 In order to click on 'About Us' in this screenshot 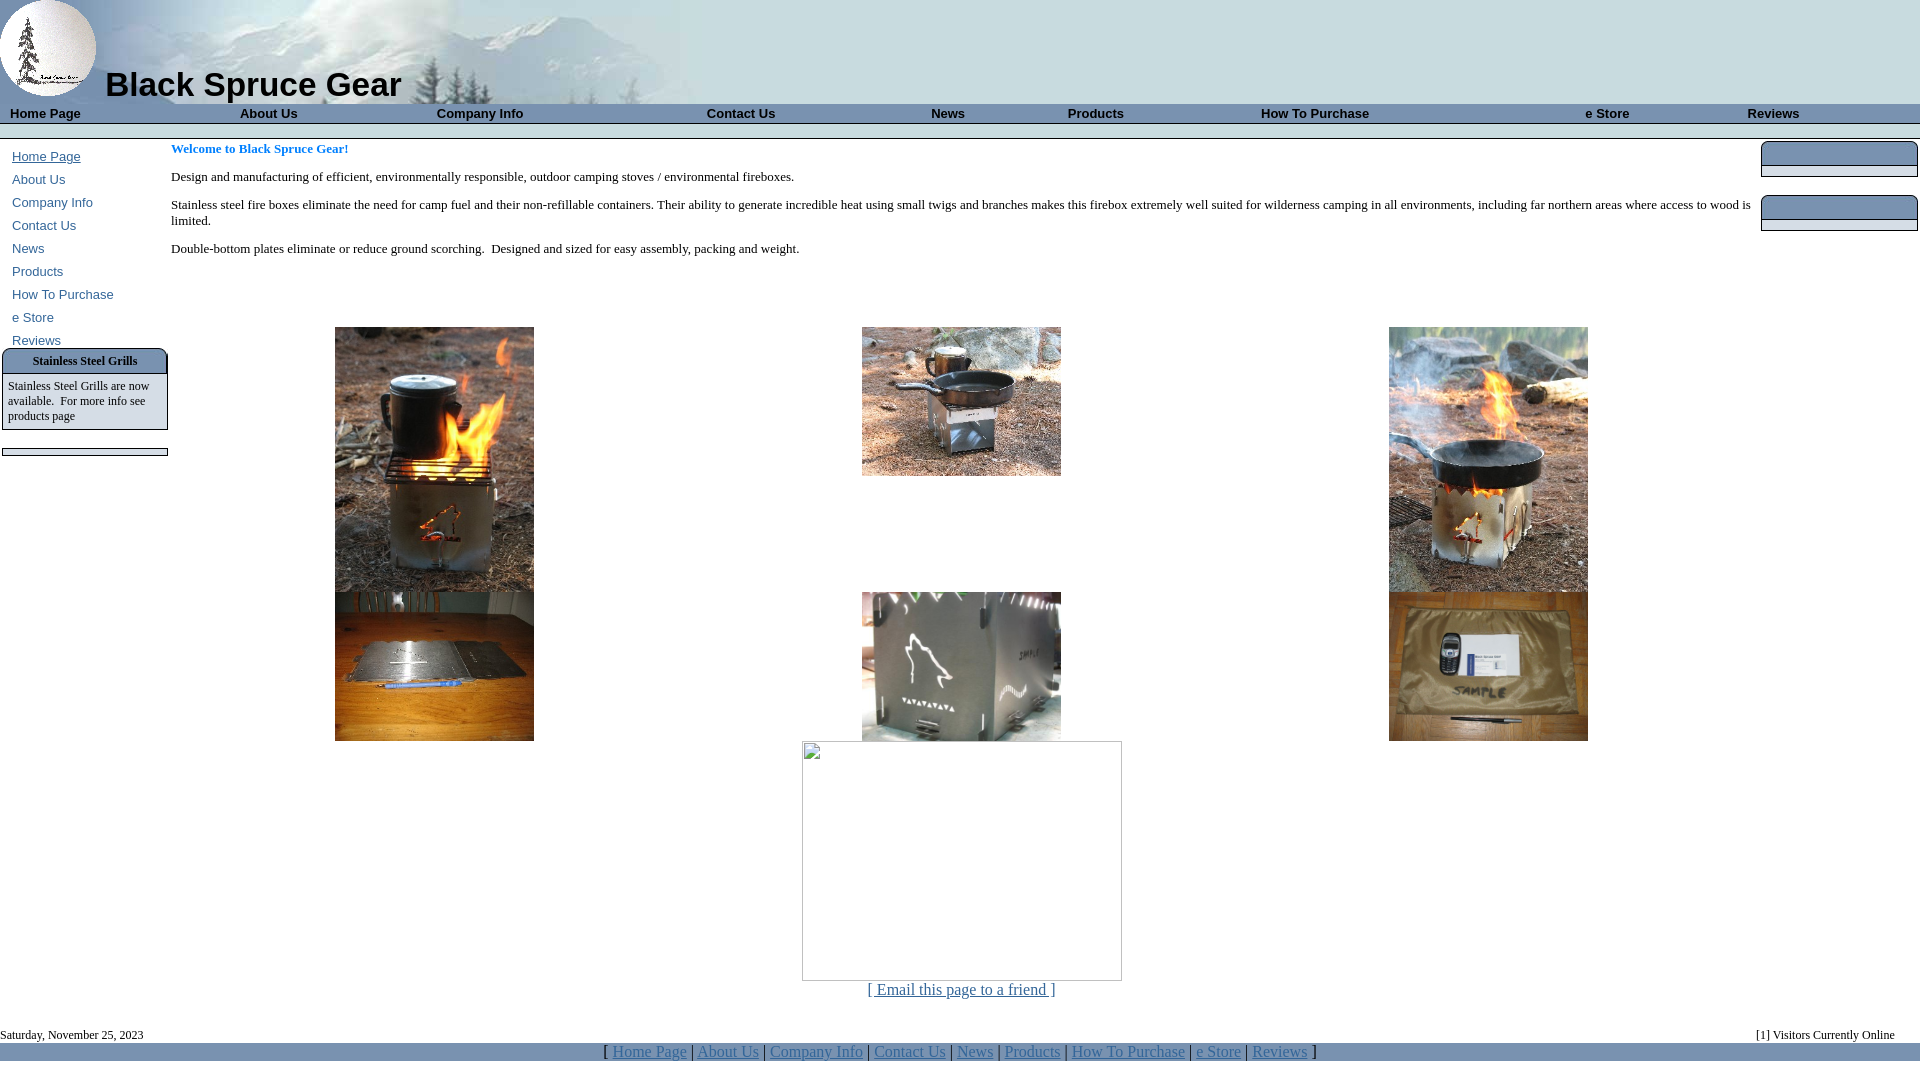, I will do `click(267, 113)`.